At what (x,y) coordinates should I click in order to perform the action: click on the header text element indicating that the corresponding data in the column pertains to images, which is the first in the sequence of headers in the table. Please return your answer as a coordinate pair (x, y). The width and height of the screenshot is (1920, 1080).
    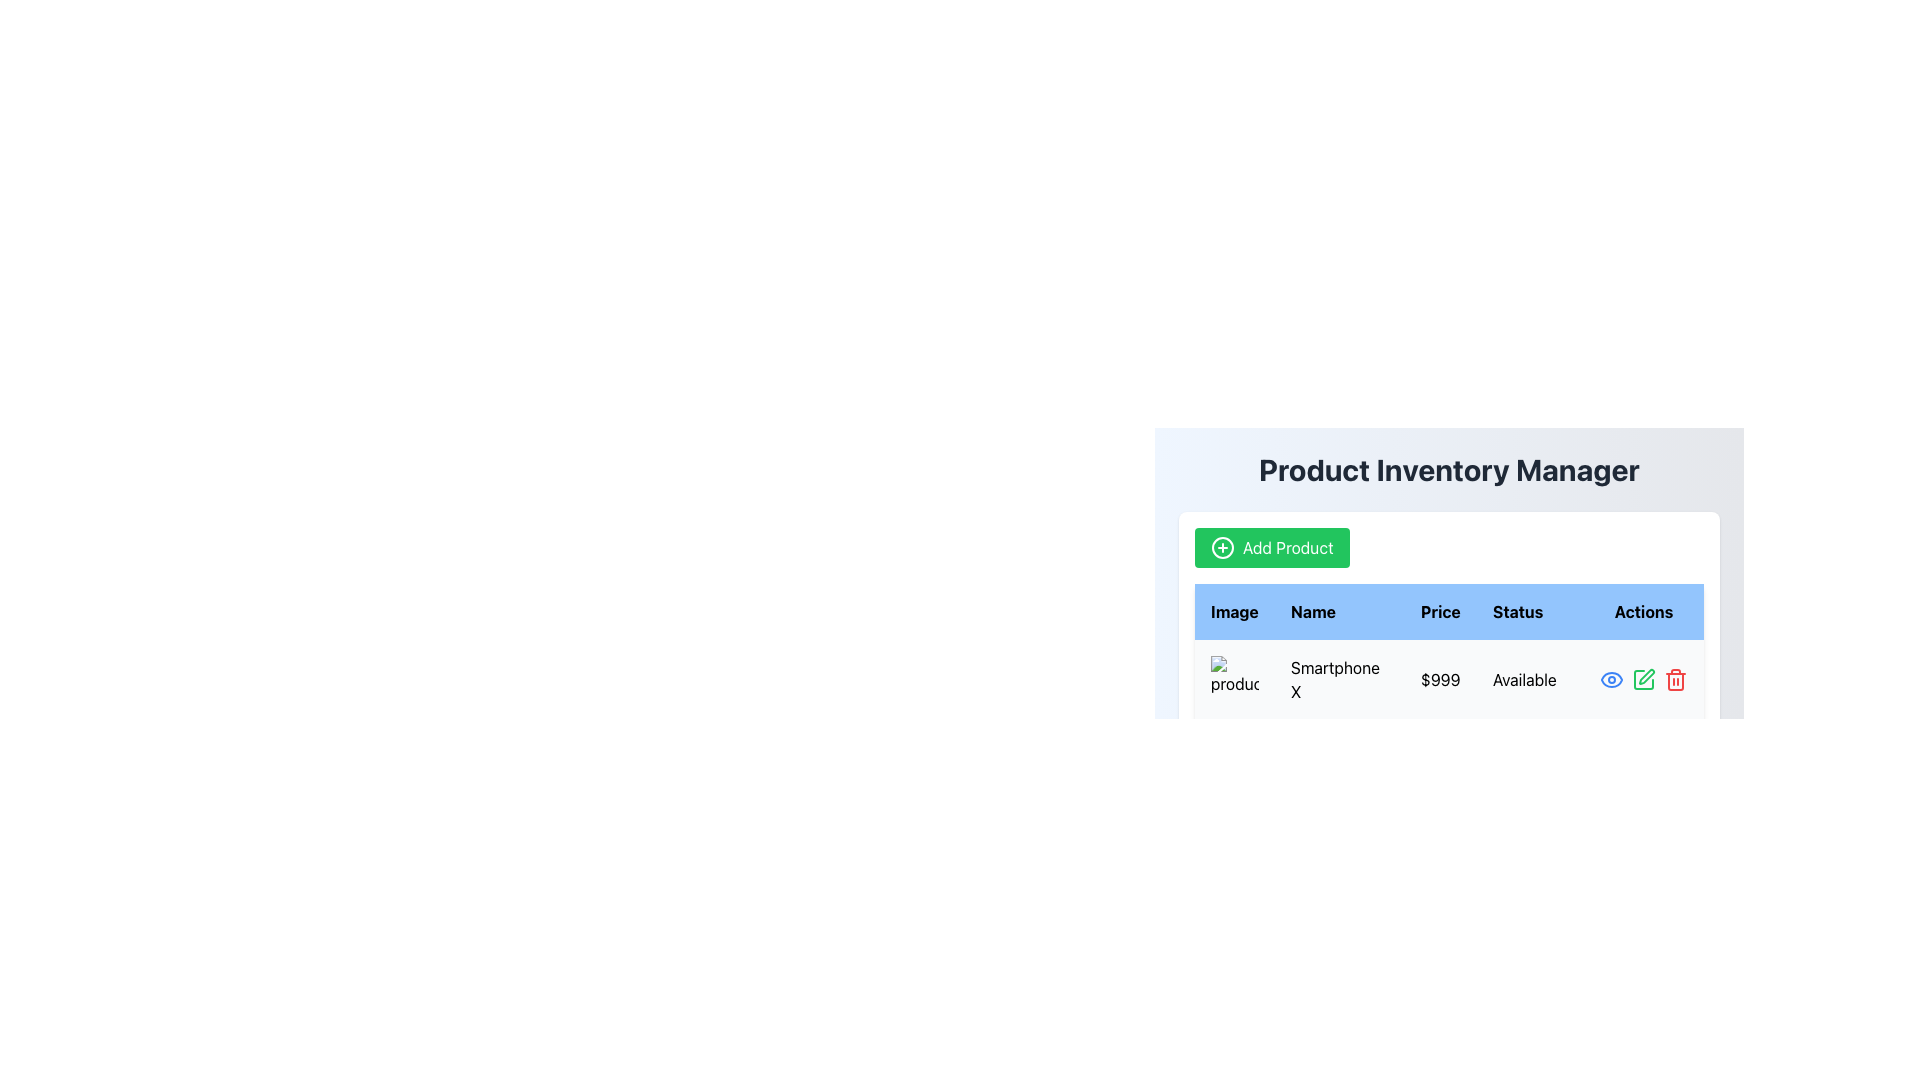
    Looking at the image, I should click on (1233, 611).